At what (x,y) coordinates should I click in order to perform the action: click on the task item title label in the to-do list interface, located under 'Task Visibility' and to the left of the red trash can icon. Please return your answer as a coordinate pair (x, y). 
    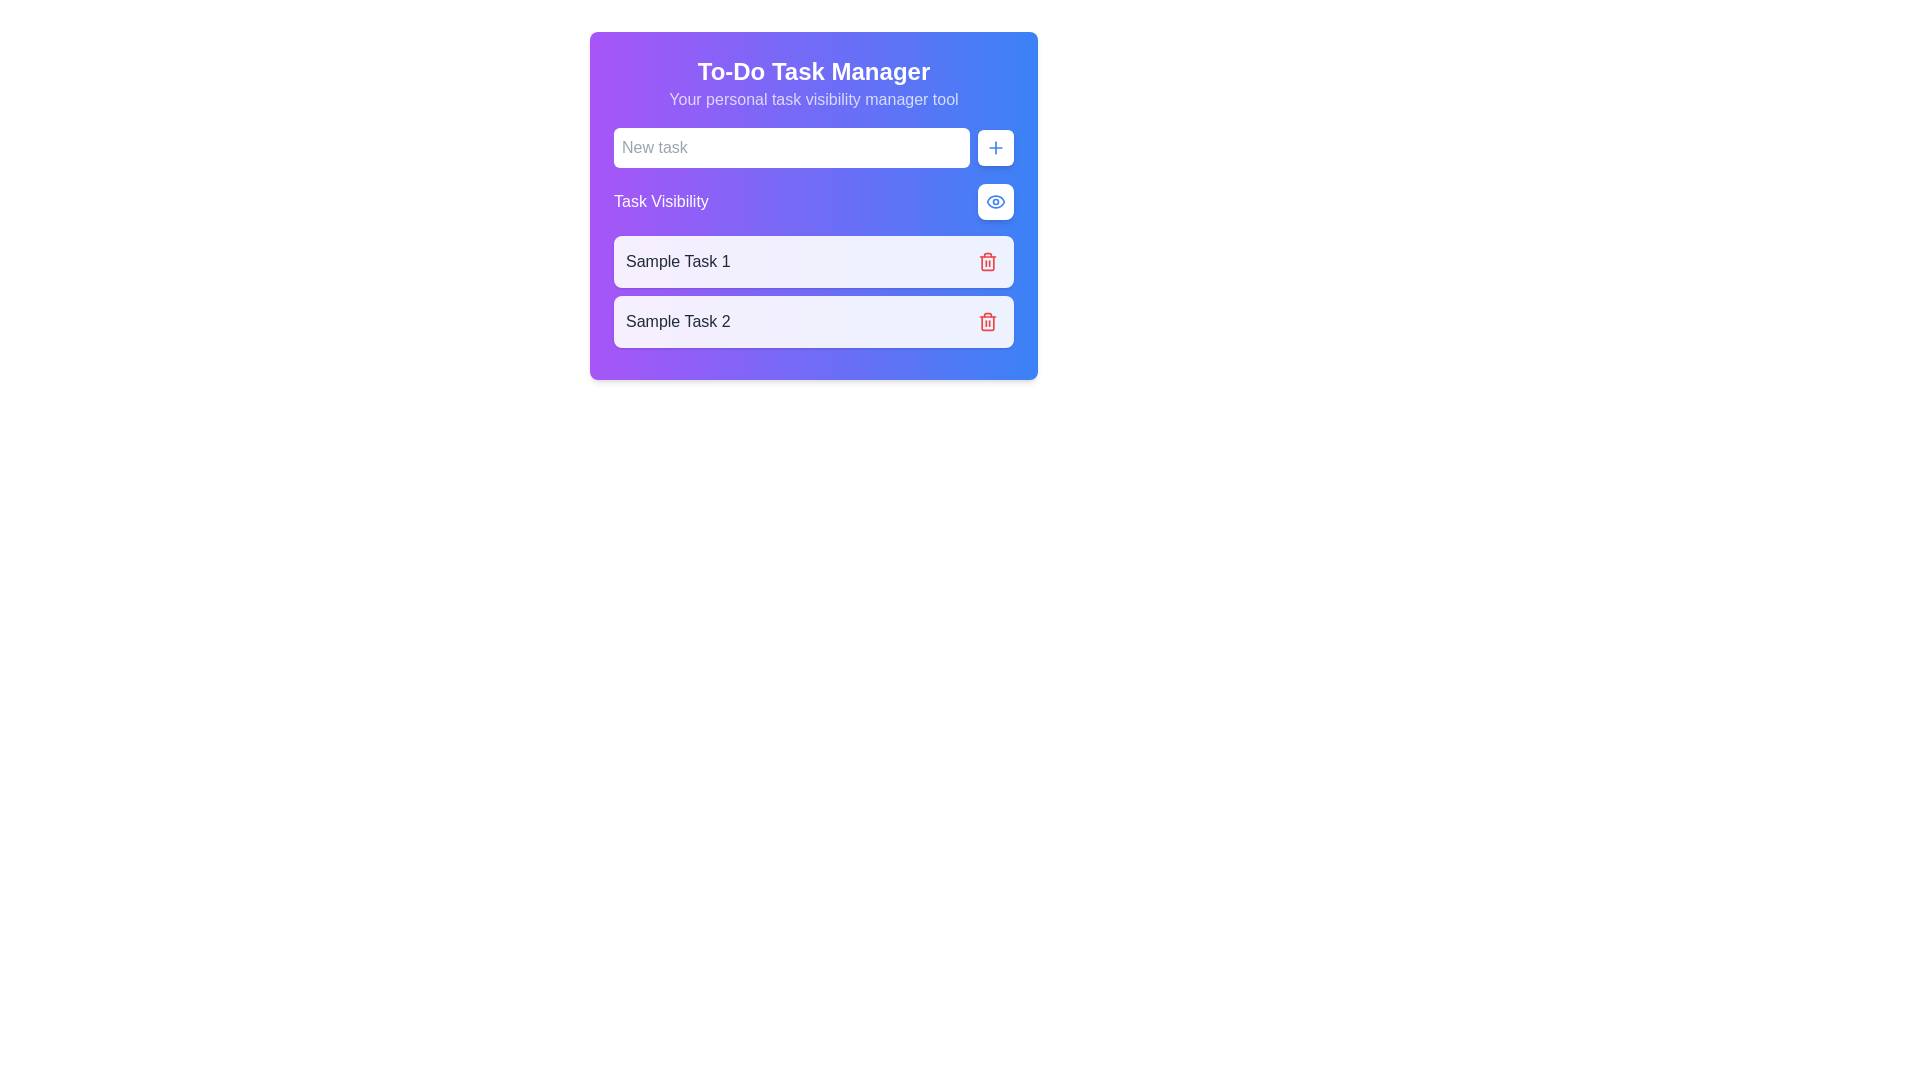
    Looking at the image, I should click on (678, 261).